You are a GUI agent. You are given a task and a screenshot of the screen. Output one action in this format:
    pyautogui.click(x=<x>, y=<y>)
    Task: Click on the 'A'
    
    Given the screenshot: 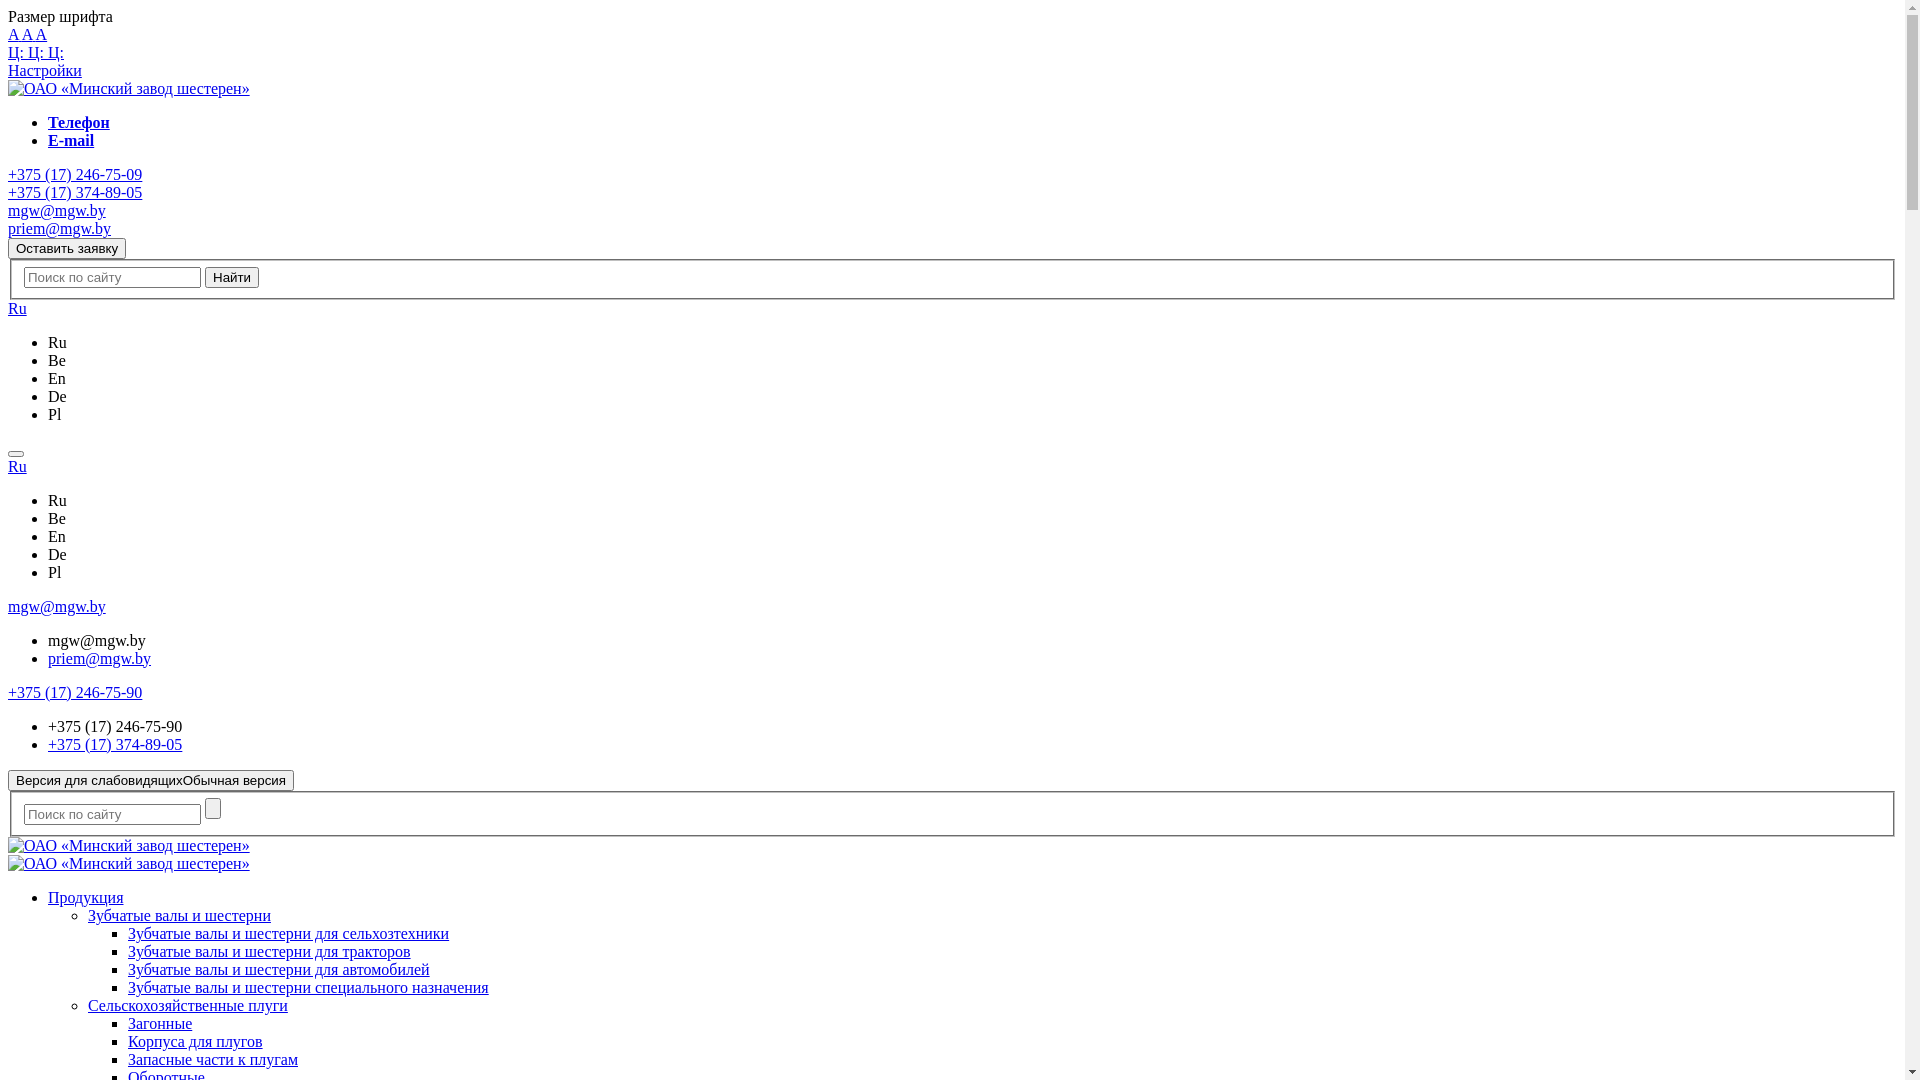 What is the action you would take?
    pyautogui.click(x=22, y=34)
    